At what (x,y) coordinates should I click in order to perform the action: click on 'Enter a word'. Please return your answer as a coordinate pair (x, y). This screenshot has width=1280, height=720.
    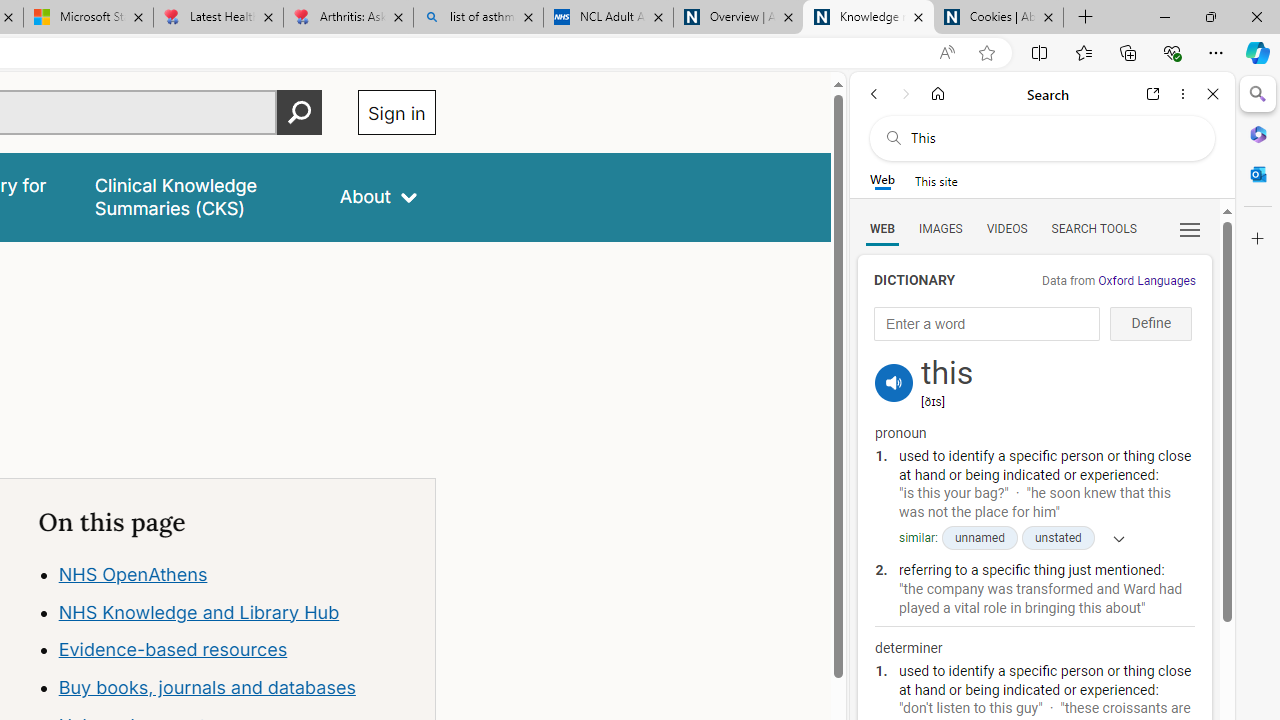
    Looking at the image, I should click on (987, 323).